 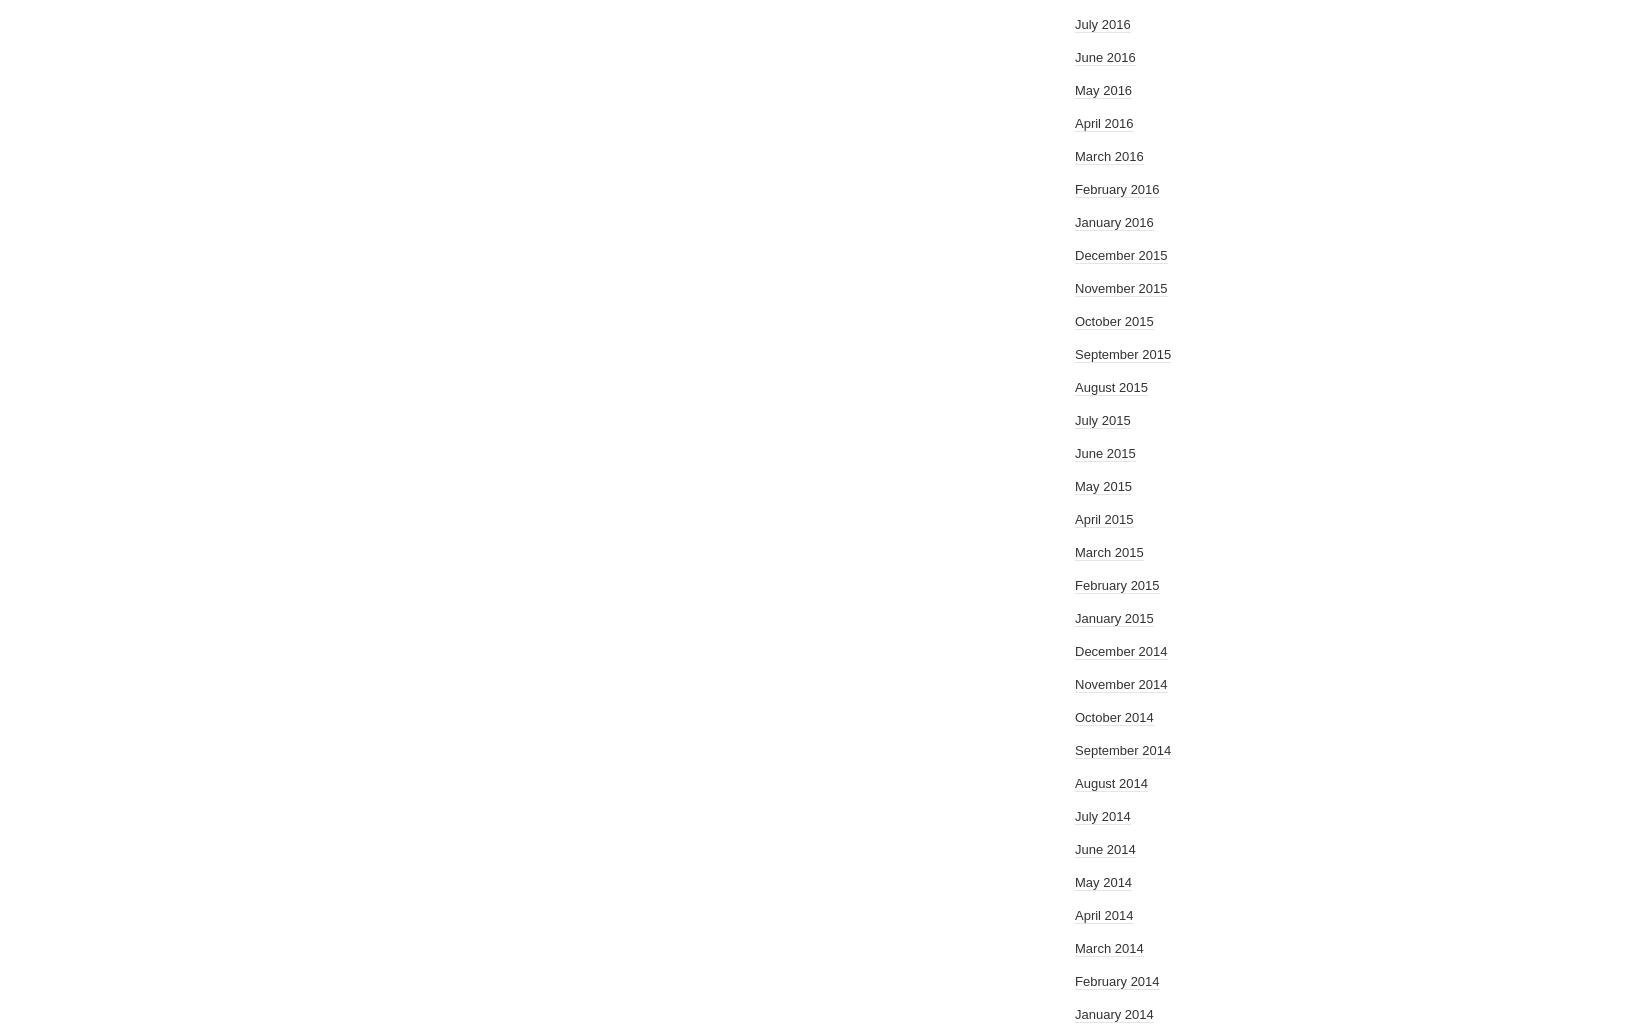 What do you see at coordinates (1117, 981) in the screenshot?
I see `'February 2014'` at bounding box center [1117, 981].